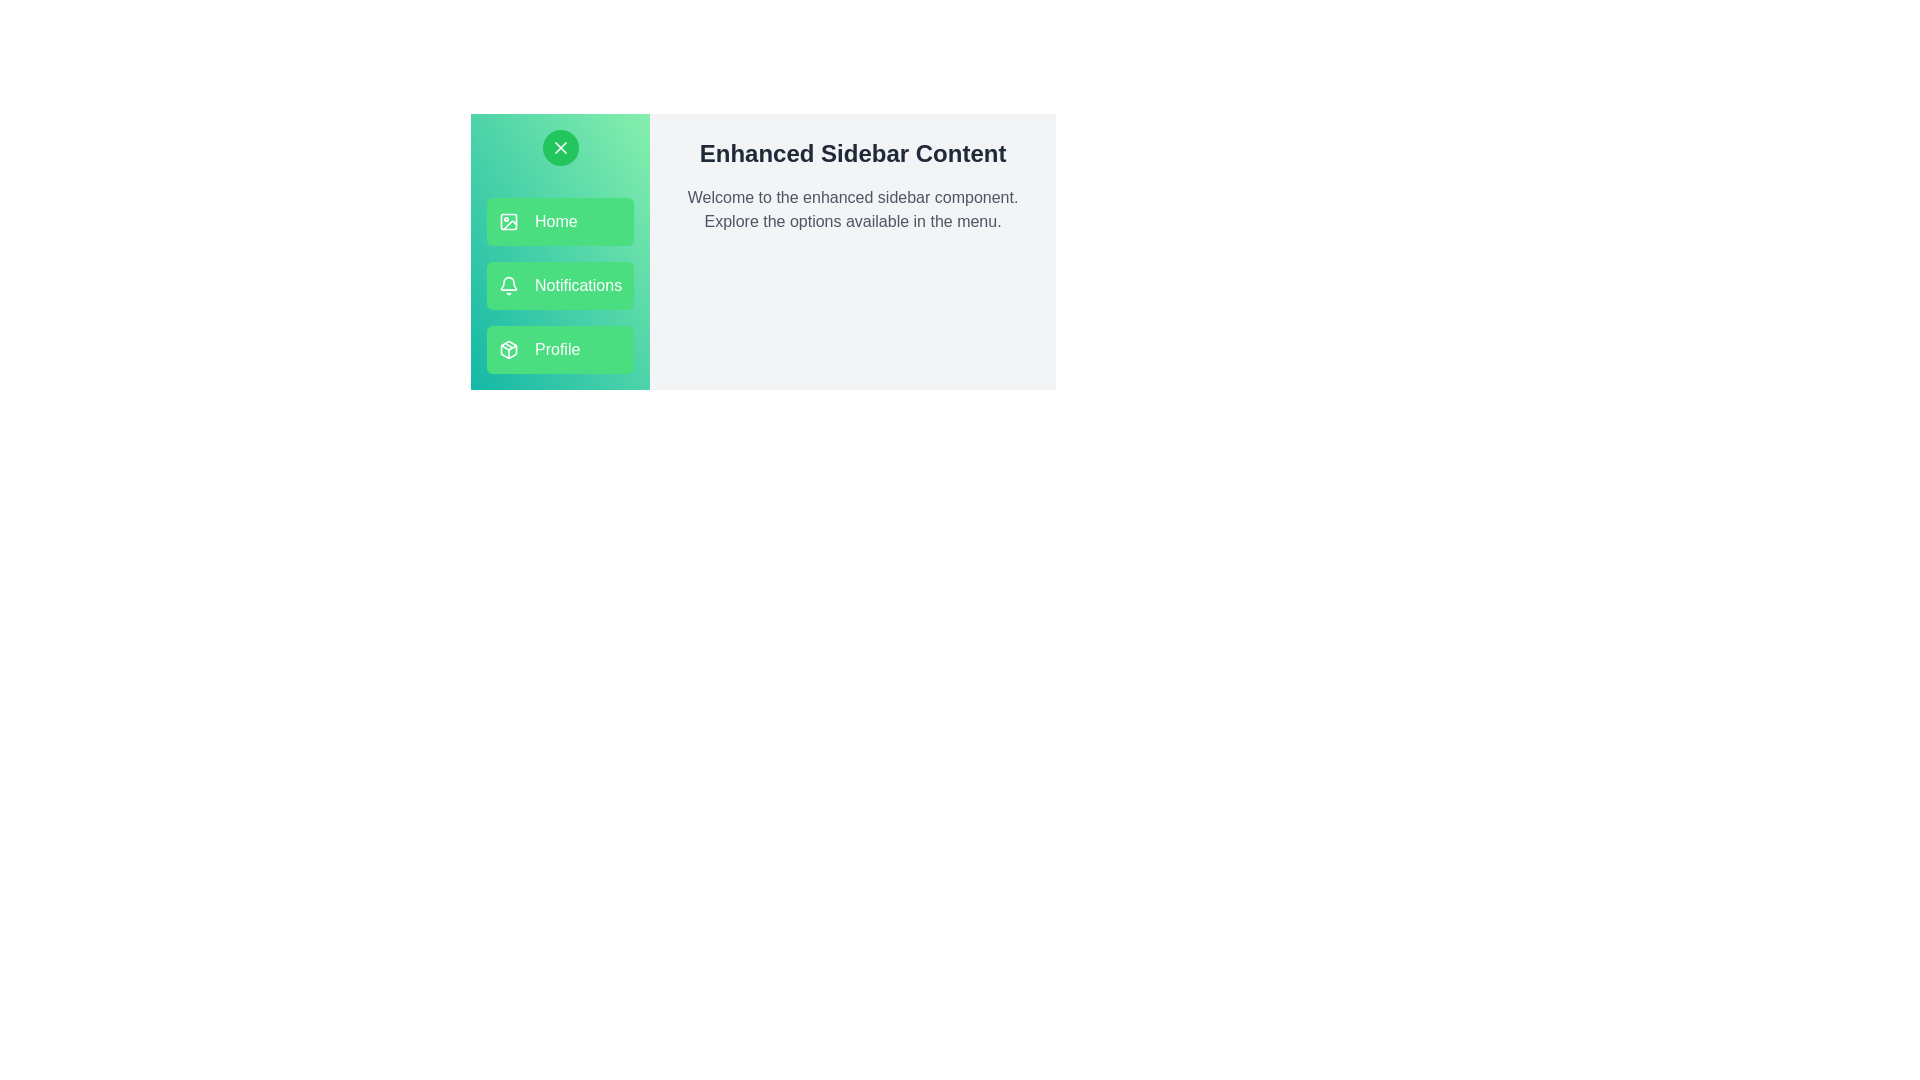 Image resolution: width=1920 pixels, height=1080 pixels. What do you see at coordinates (560, 285) in the screenshot?
I see `the menu option Notifications to see its hover effect` at bounding box center [560, 285].